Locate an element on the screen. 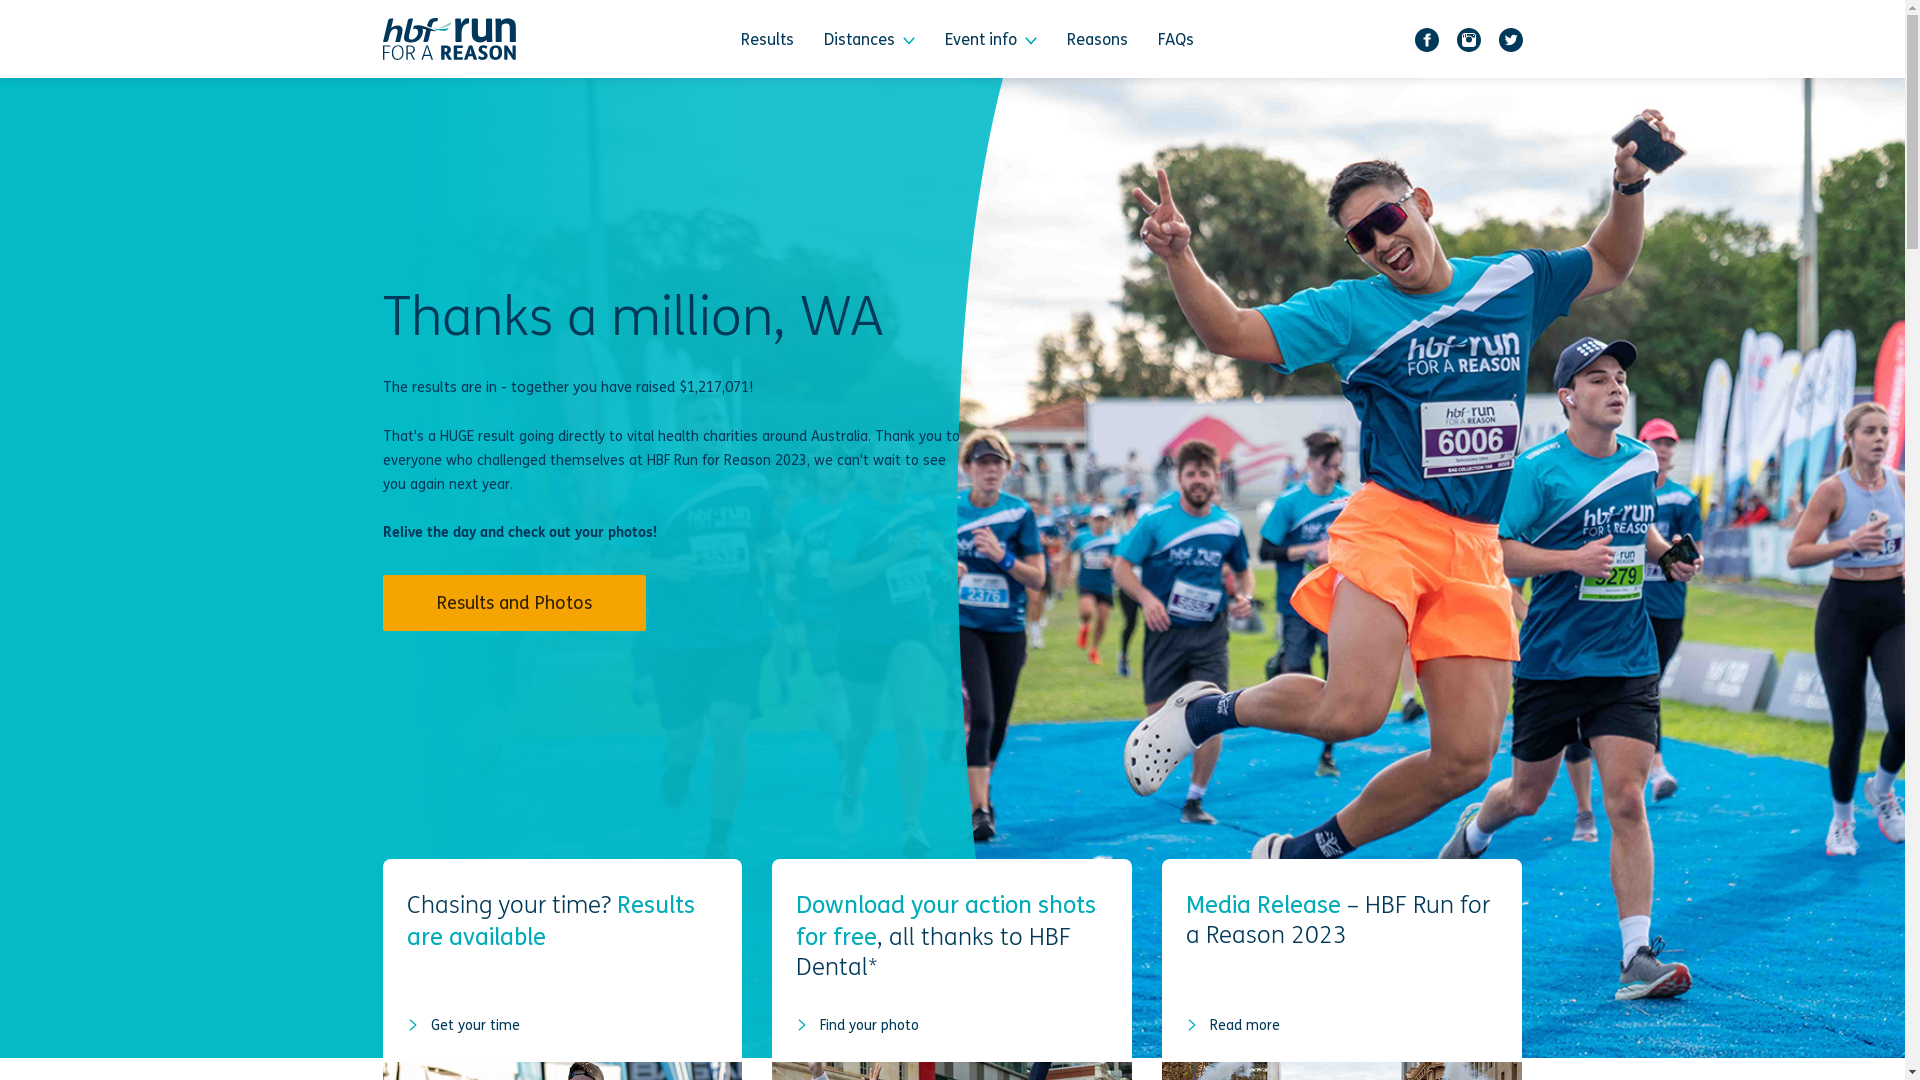  'Distances' is located at coordinates (809, 38).